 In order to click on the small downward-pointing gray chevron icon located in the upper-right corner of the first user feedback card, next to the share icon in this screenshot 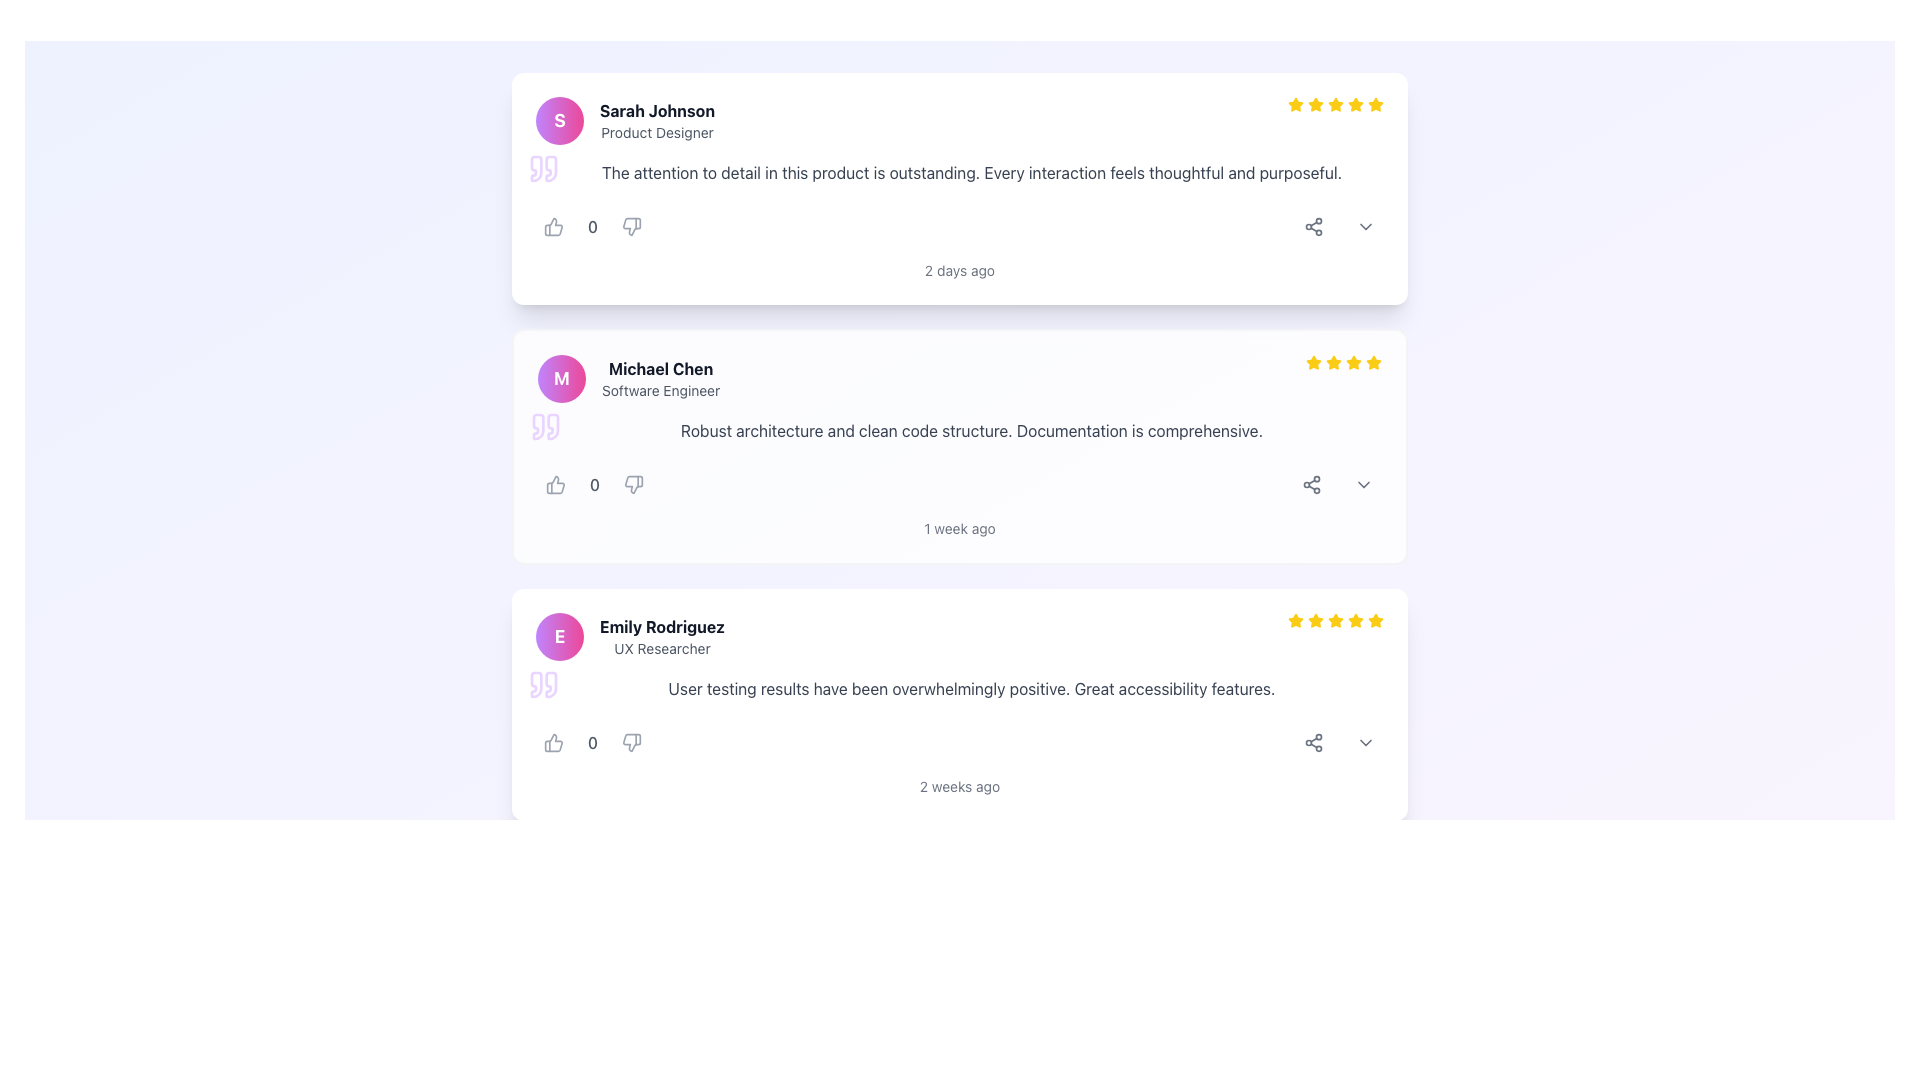, I will do `click(1365, 226)`.